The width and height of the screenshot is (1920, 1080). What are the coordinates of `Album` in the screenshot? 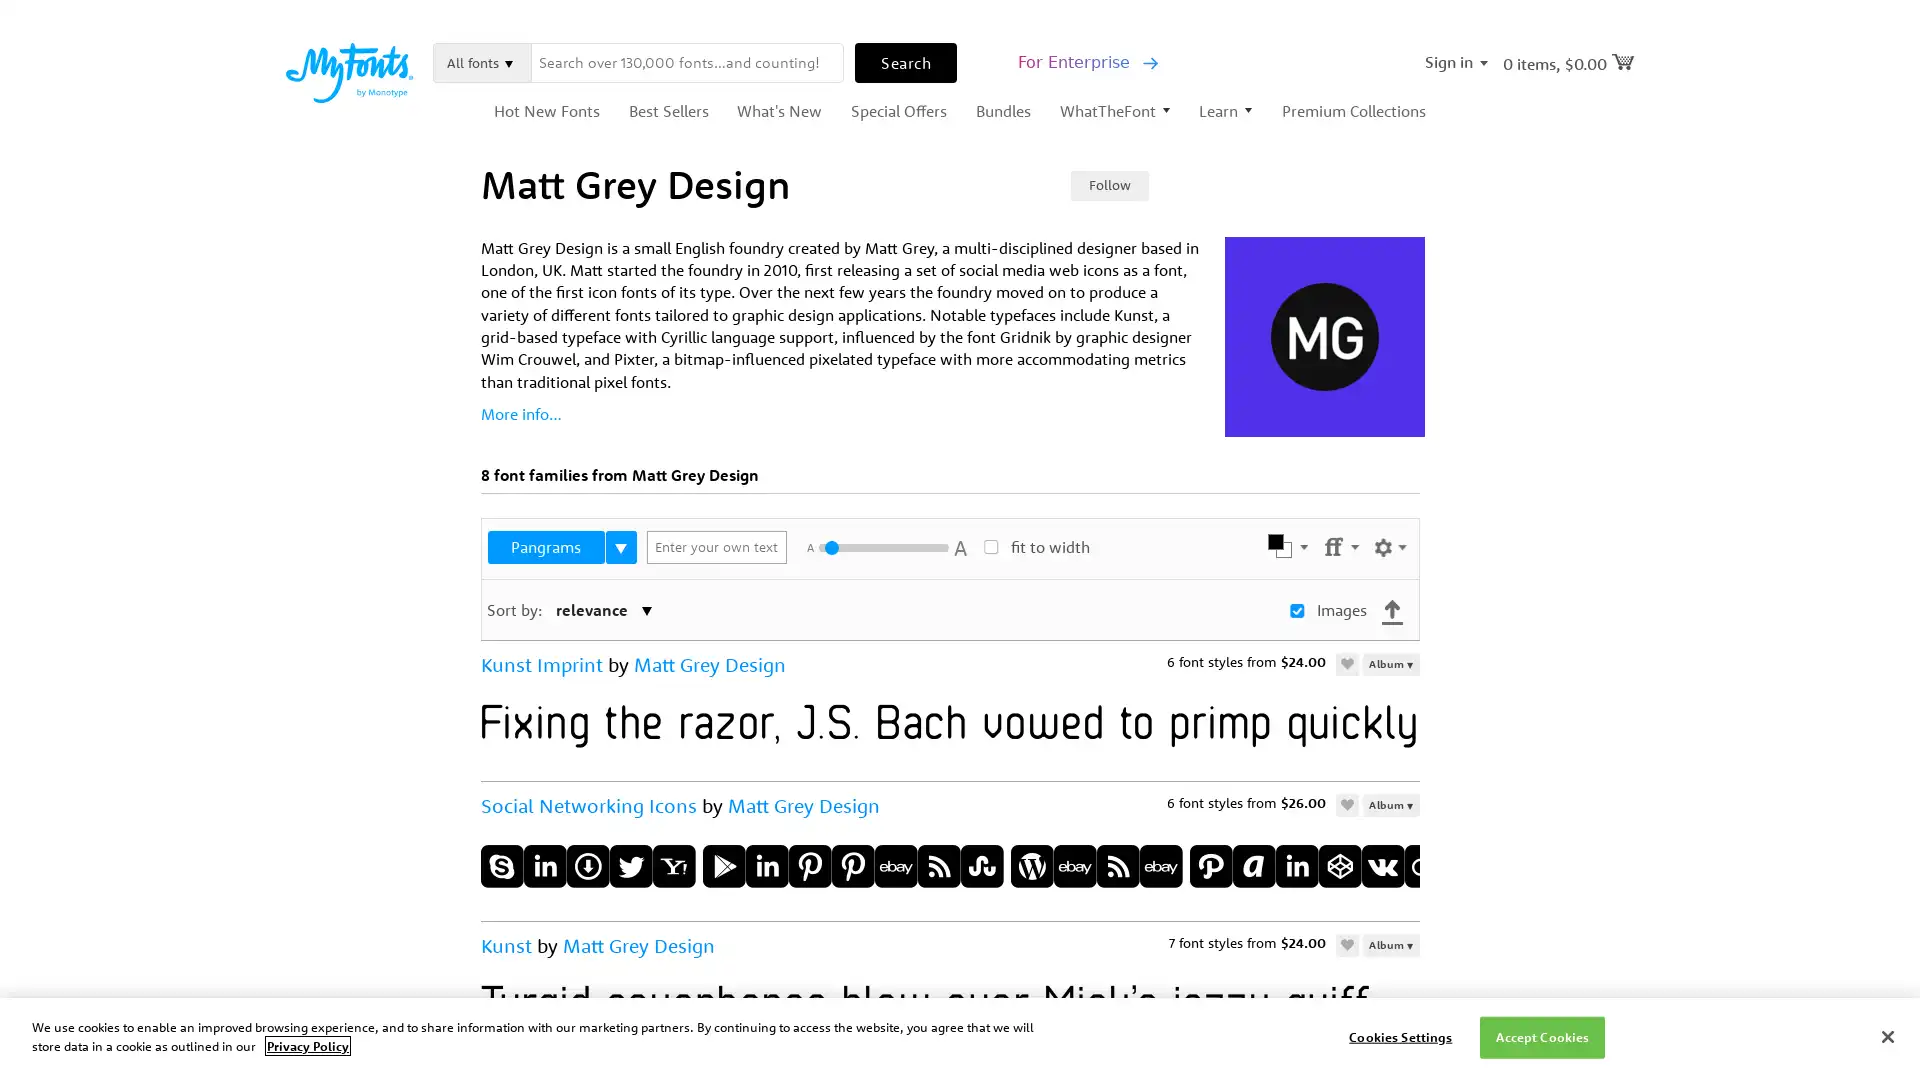 It's located at (1390, 944).